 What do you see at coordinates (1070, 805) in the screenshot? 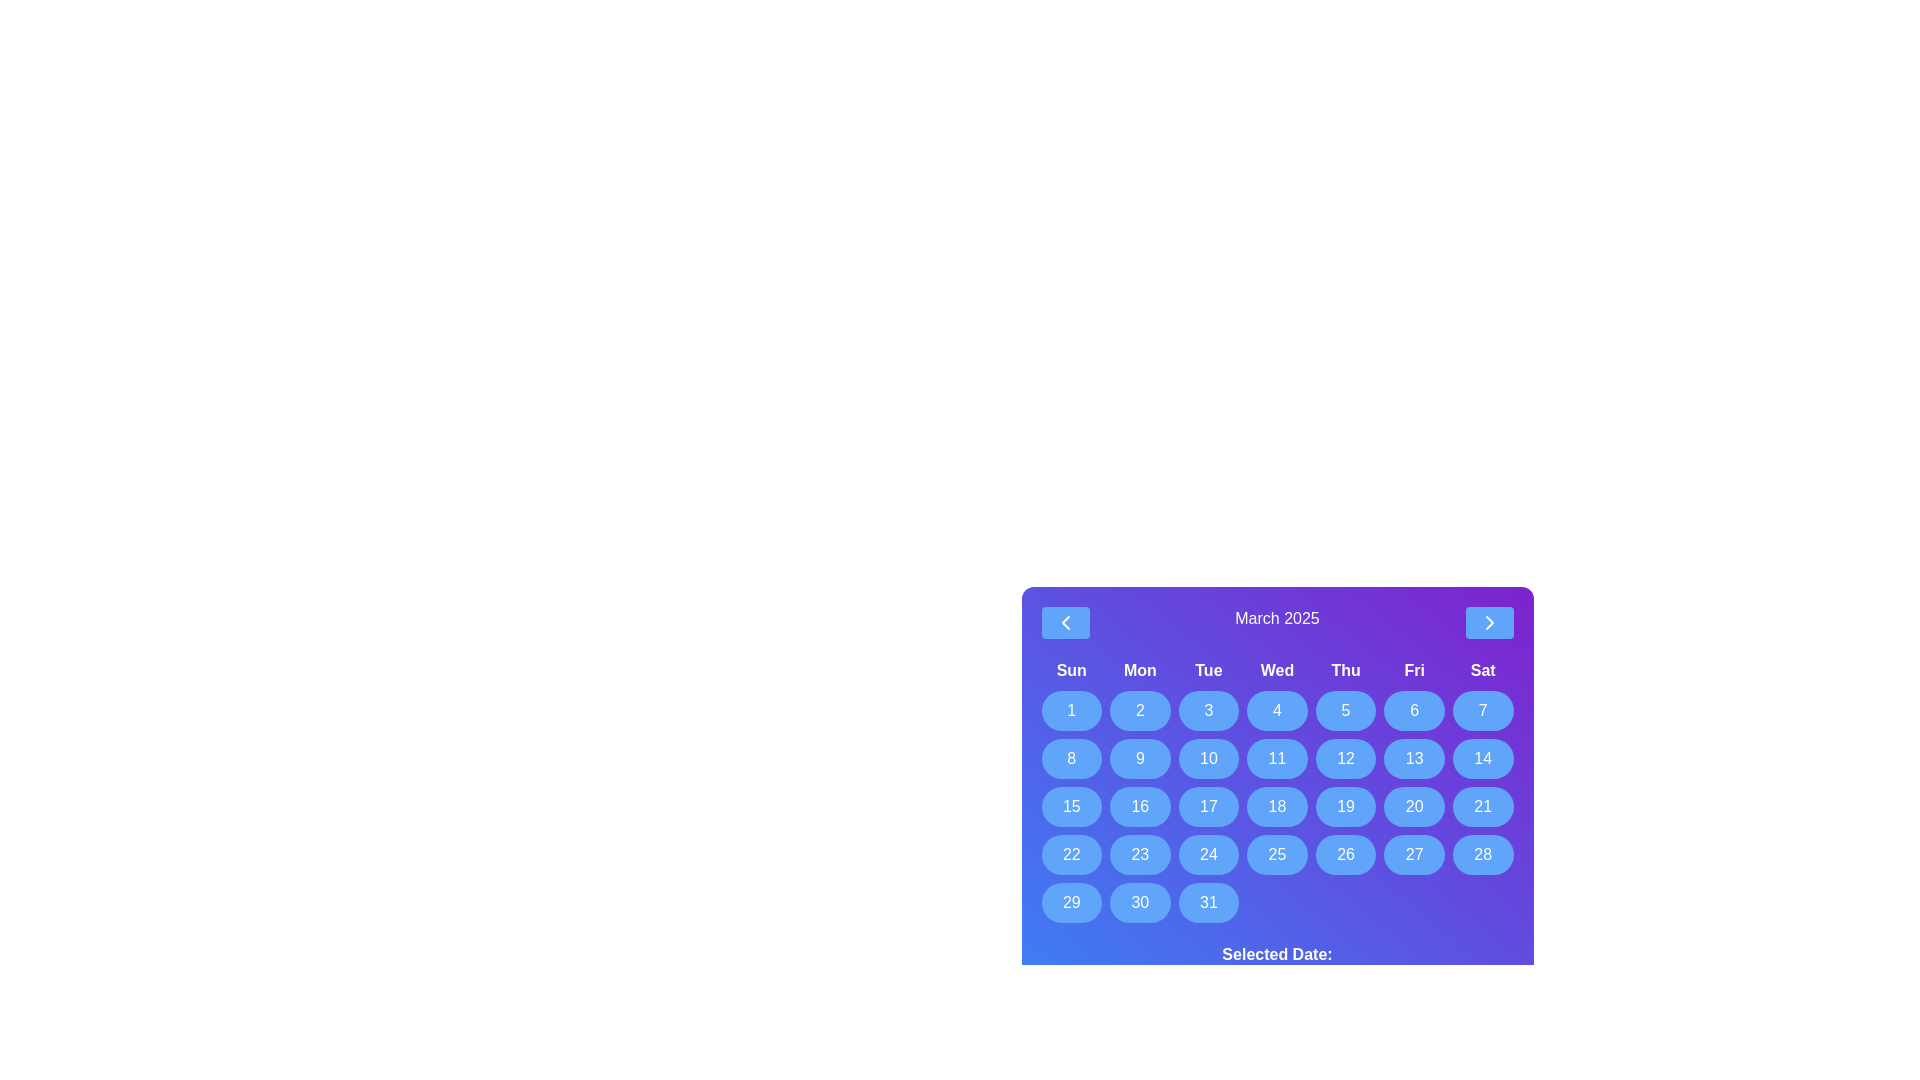
I see `the button in the calendar grid` at bounding box center [1070, 805].